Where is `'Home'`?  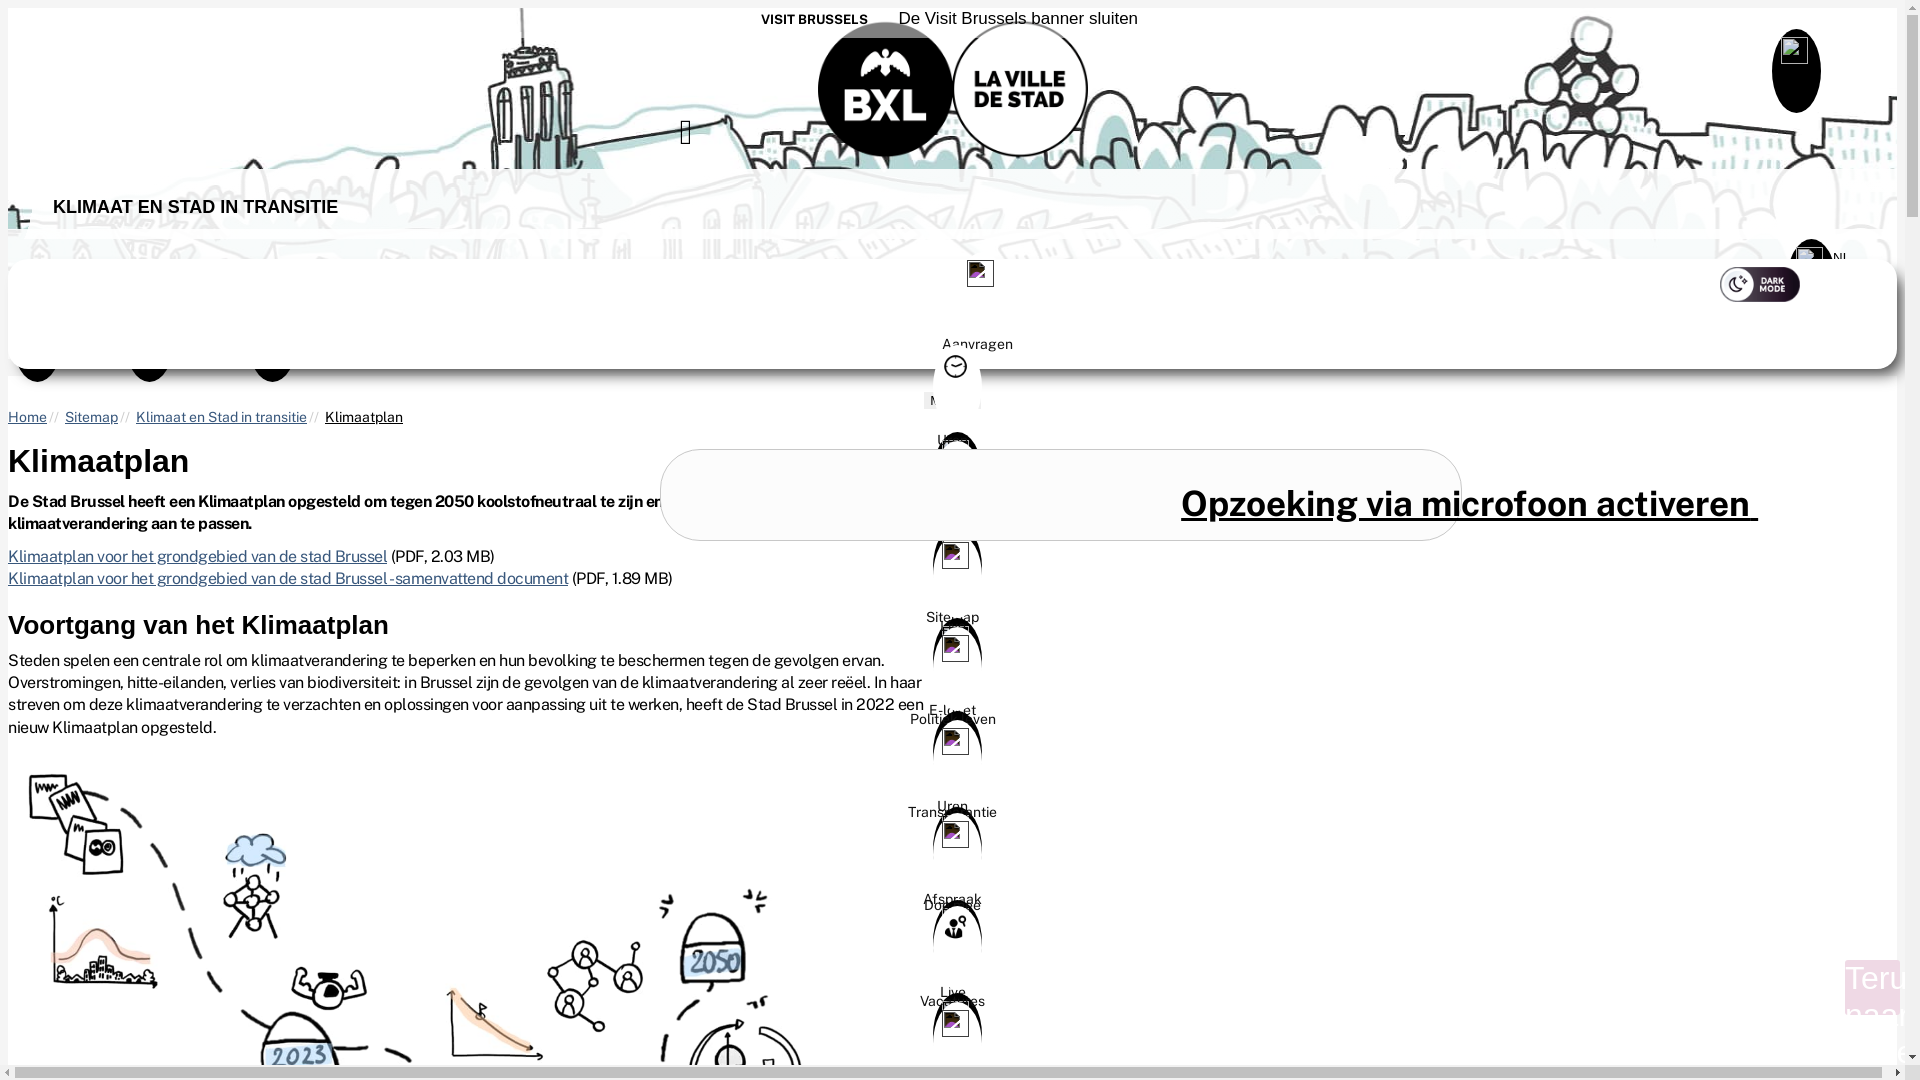 'Home' is located at coordinates (27, 415).